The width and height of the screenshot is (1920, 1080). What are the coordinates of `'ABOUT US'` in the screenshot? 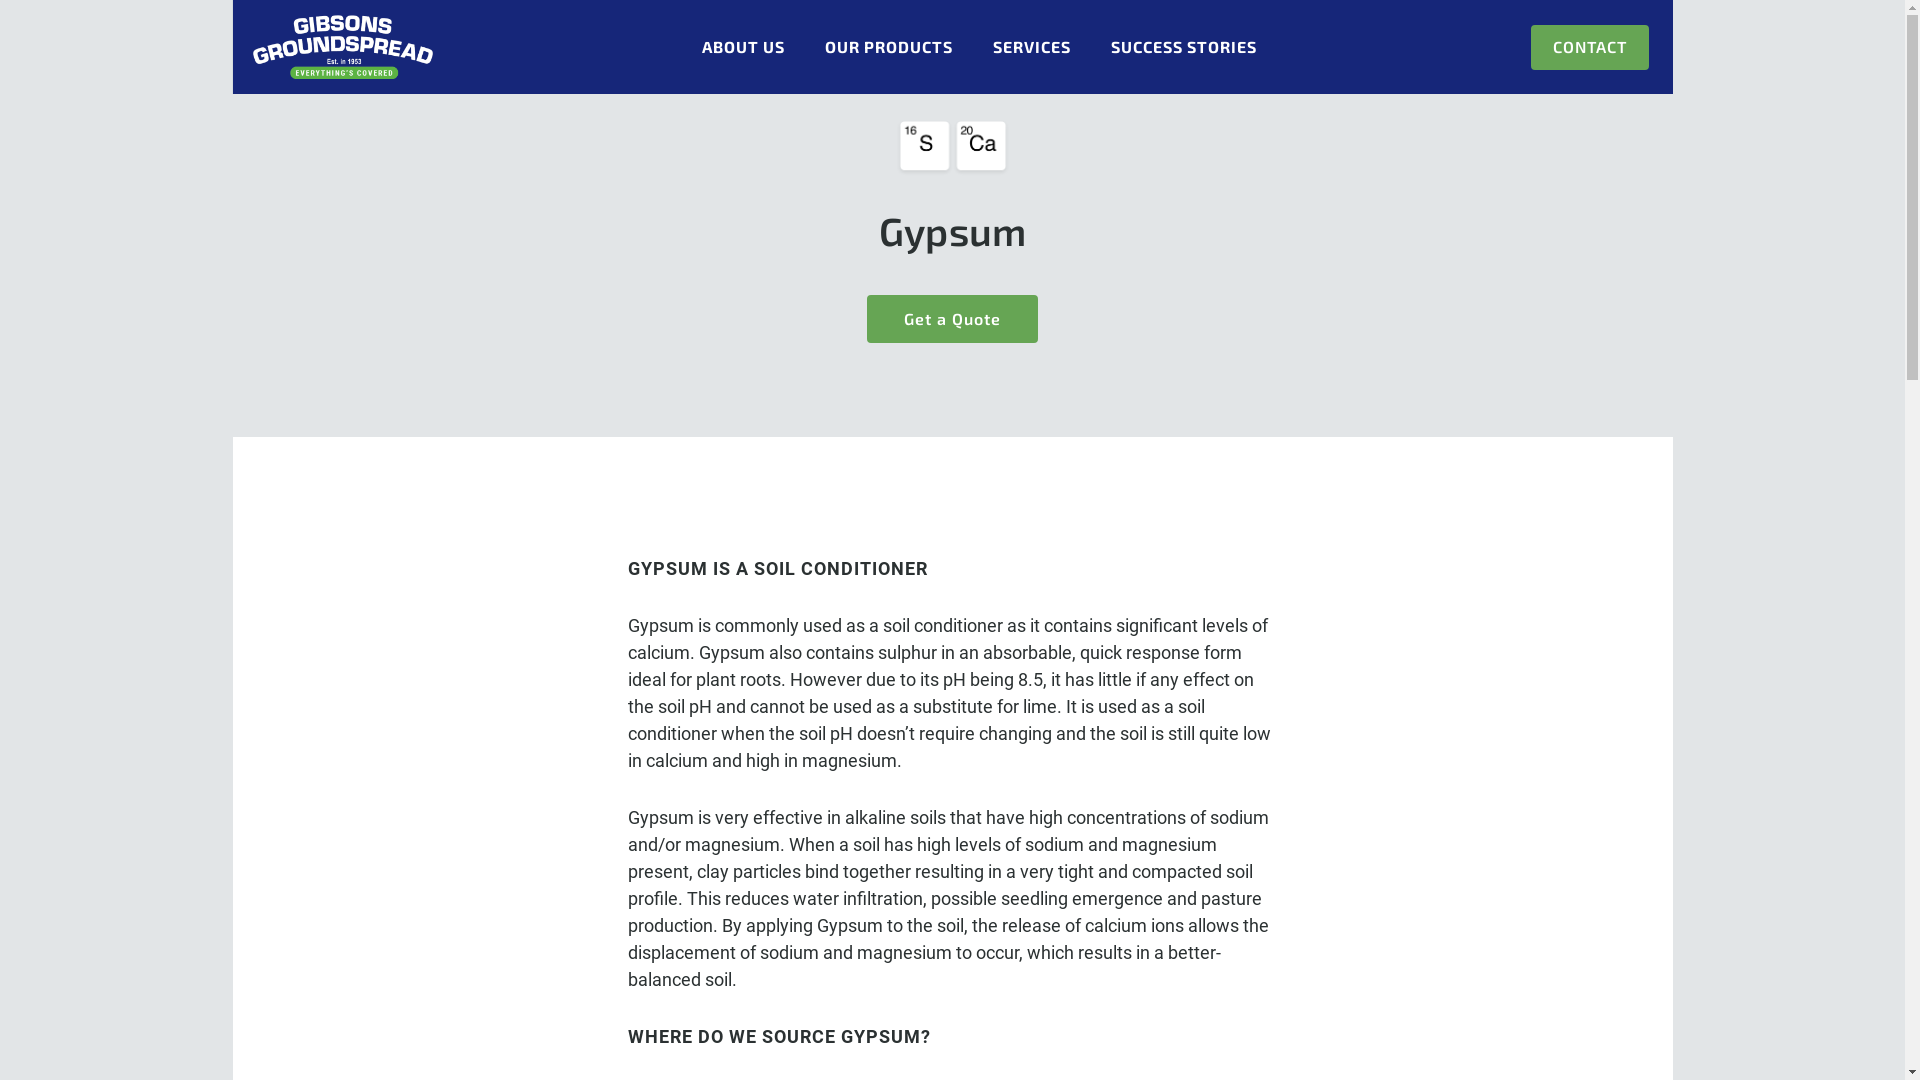 It's located at (742, 46).